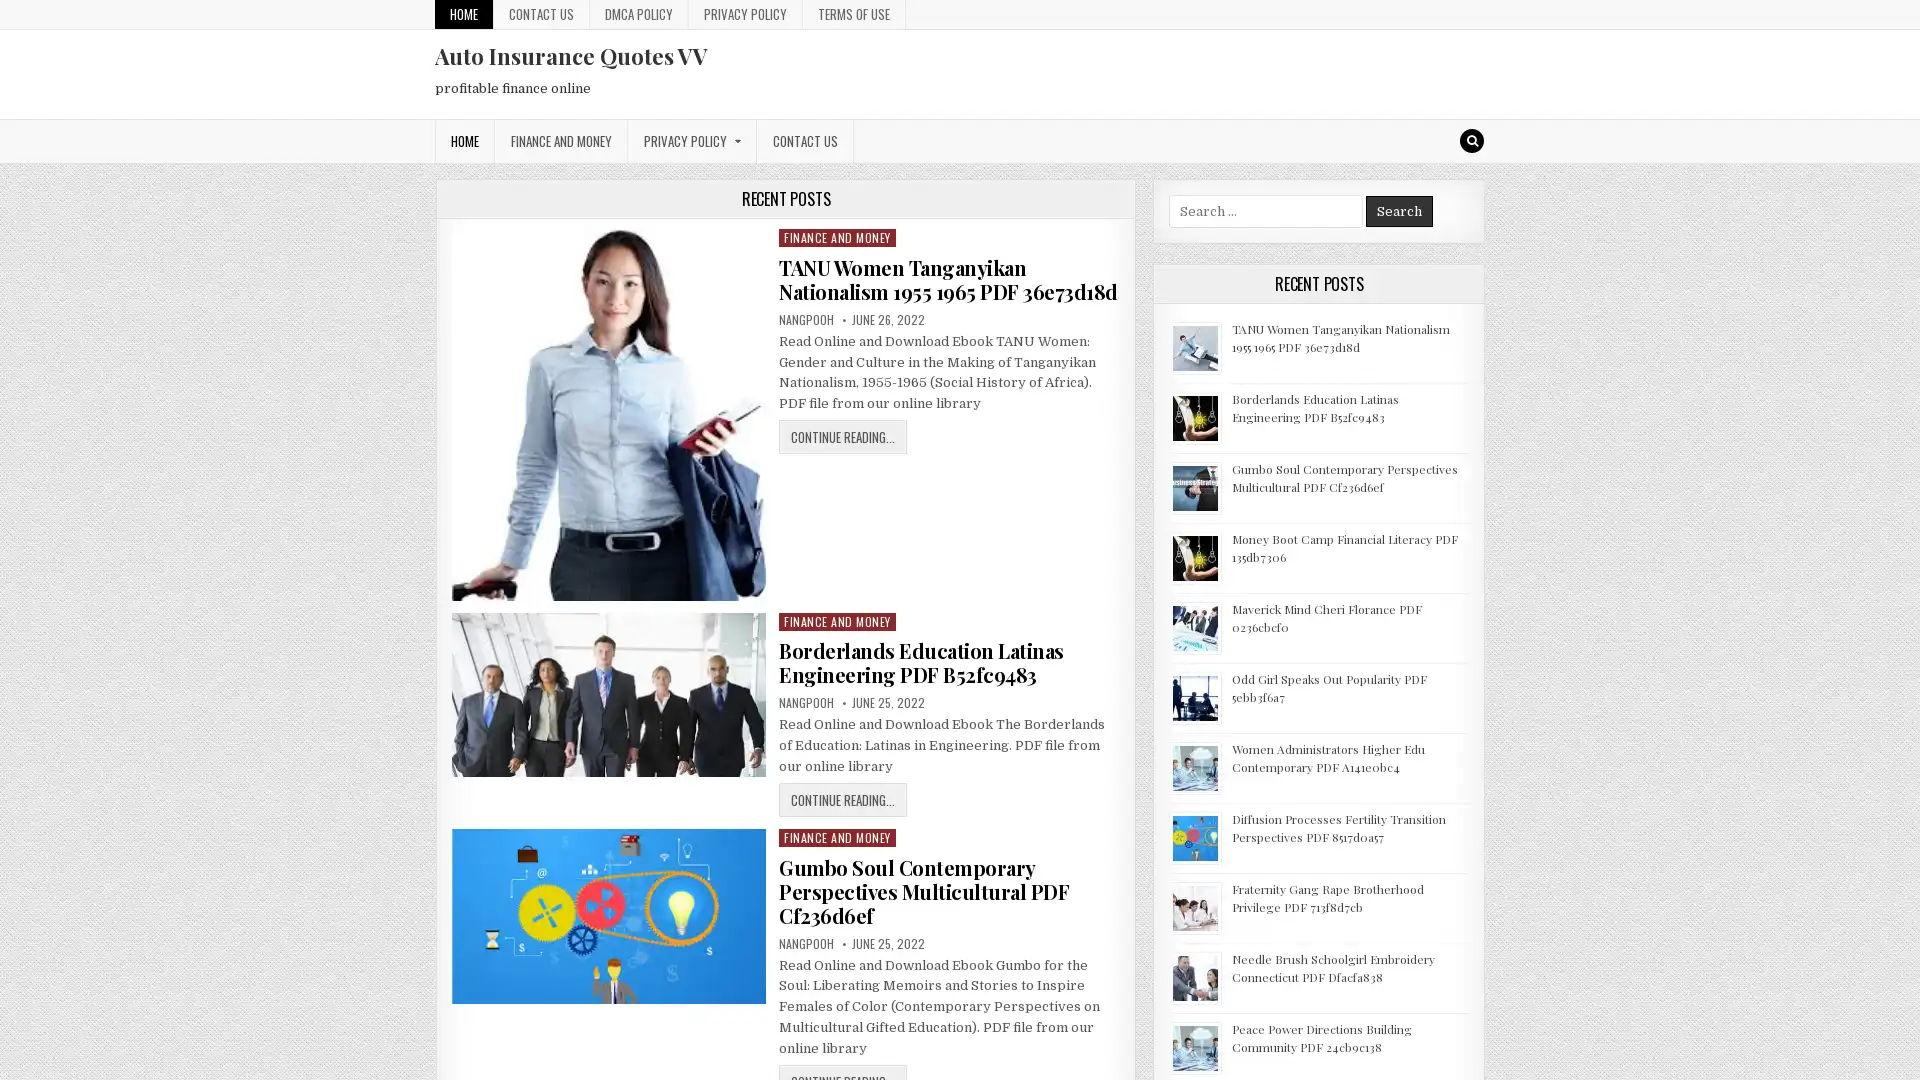 This screenshot has width=1920, height=1080. I want to click on Search, so click(1398, 211).